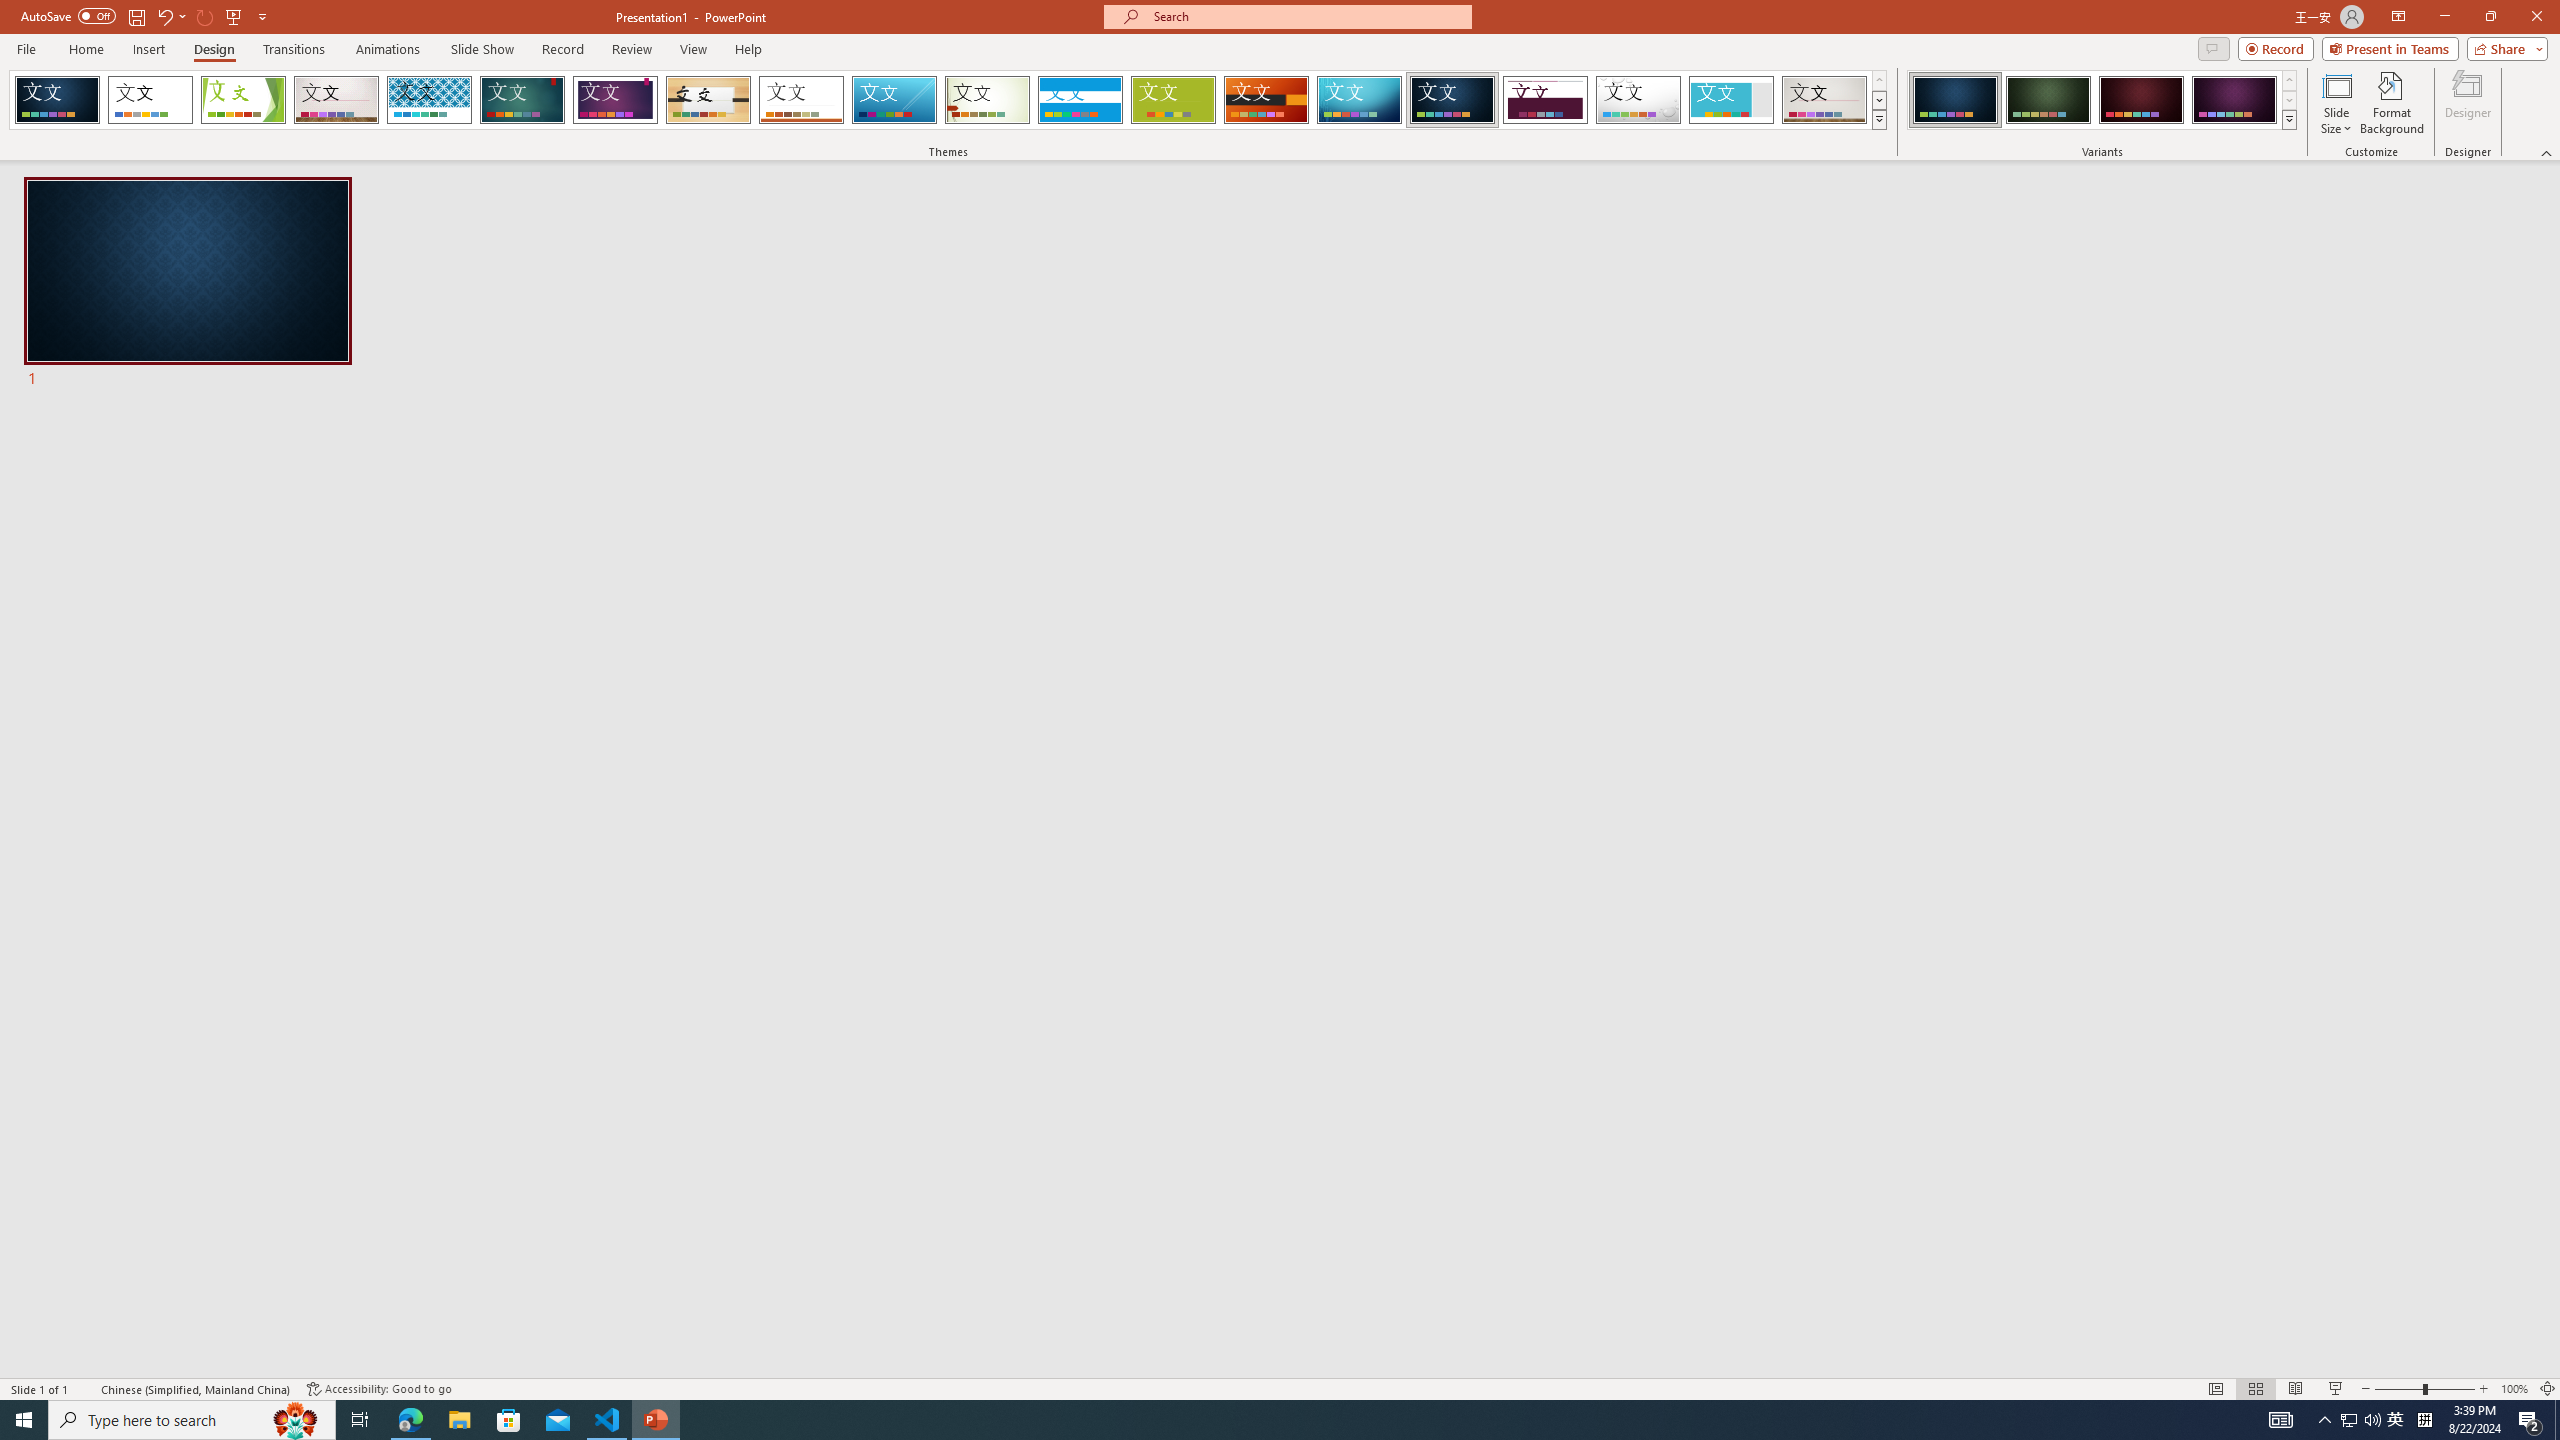  What do you see at coordinates (2392, 103) in the screenshot?
I see `'Format Background'` at bounding box center [2392, 103].